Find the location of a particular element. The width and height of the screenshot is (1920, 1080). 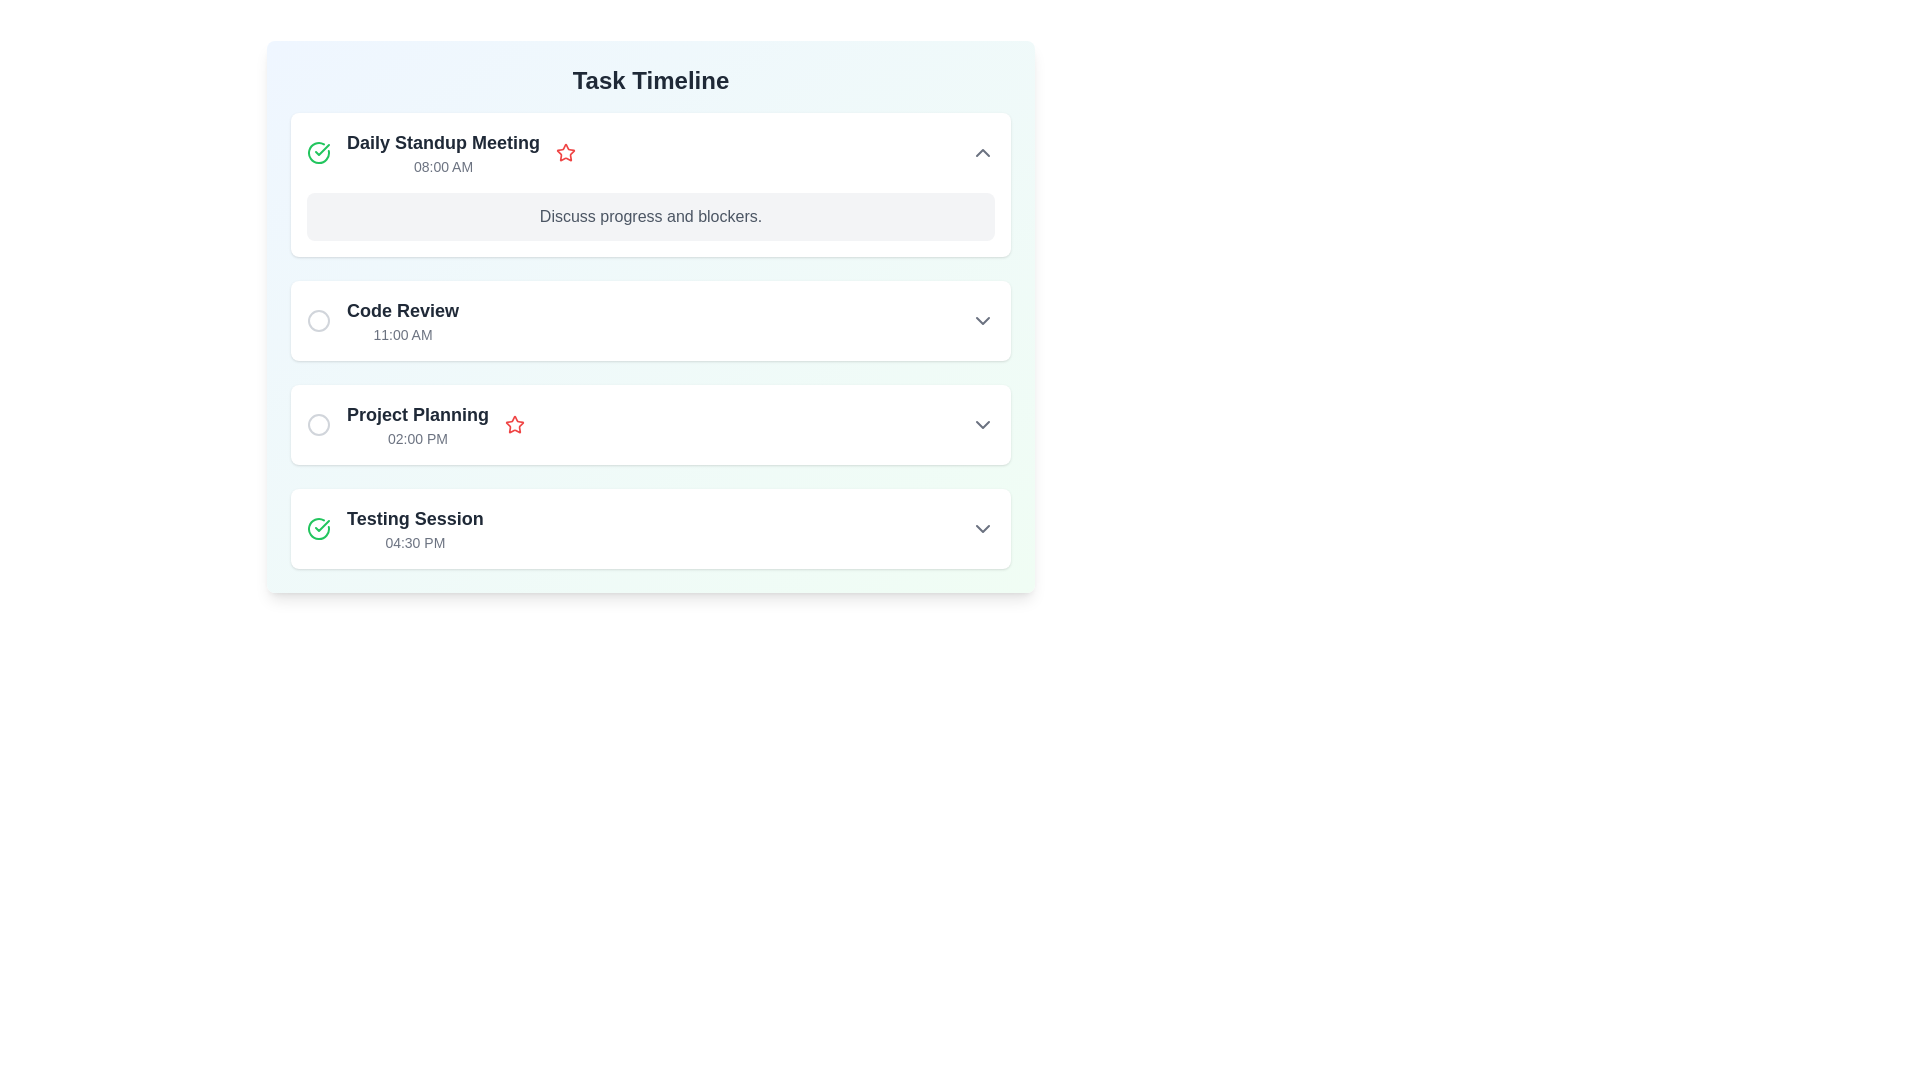

the textual label group representing the task entry in the third position of the 'Task Timeline', located between 'Code Review' and 'Testing Session' is located at coordinates (415, 423).